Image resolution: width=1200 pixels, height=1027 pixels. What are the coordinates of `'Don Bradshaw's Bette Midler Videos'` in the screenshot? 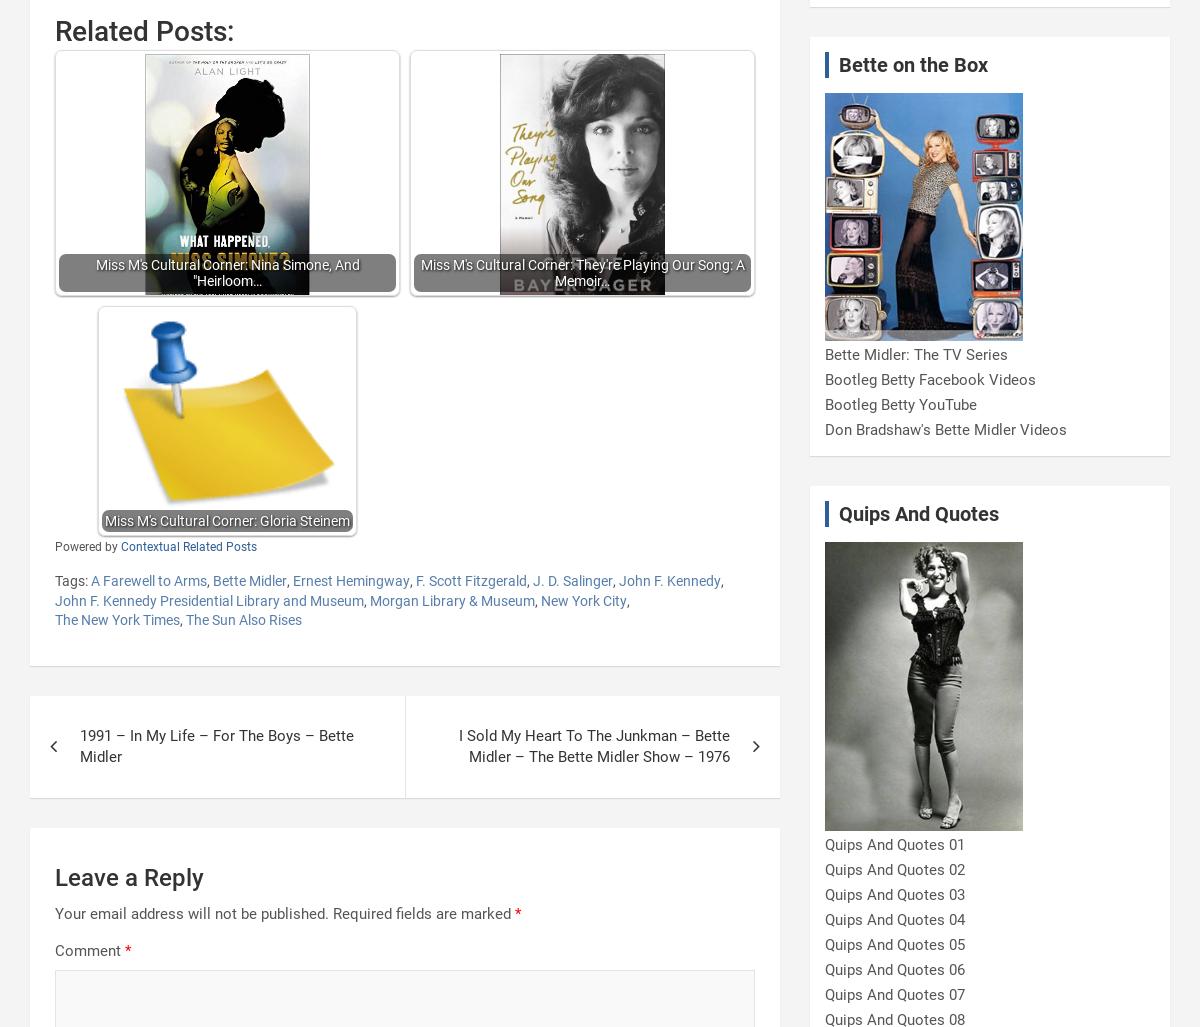 It's located at (945, 429).